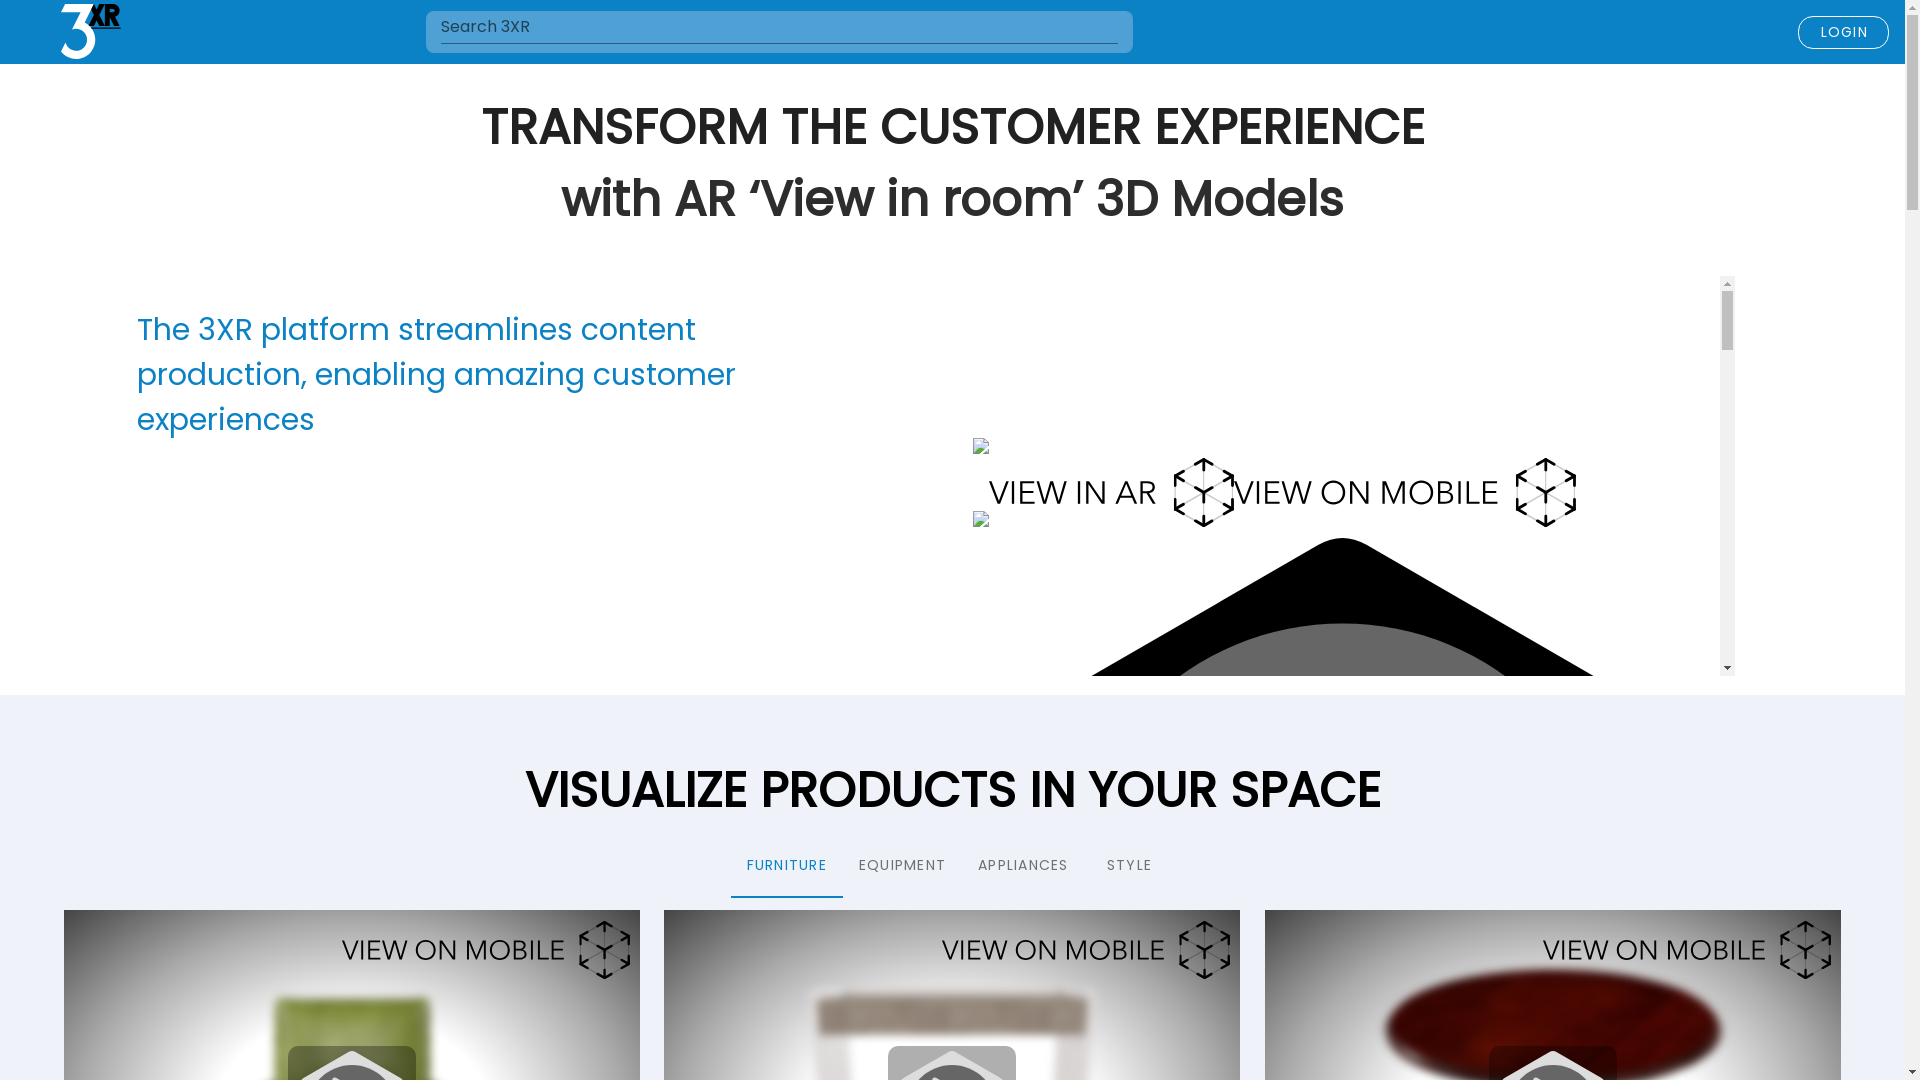 This screenshot has width=1920, height=1080. What do you see at coordinates (1798, 31) in the screenshot?
I see `'LOGIN'` at bounding box center [1798, 31].